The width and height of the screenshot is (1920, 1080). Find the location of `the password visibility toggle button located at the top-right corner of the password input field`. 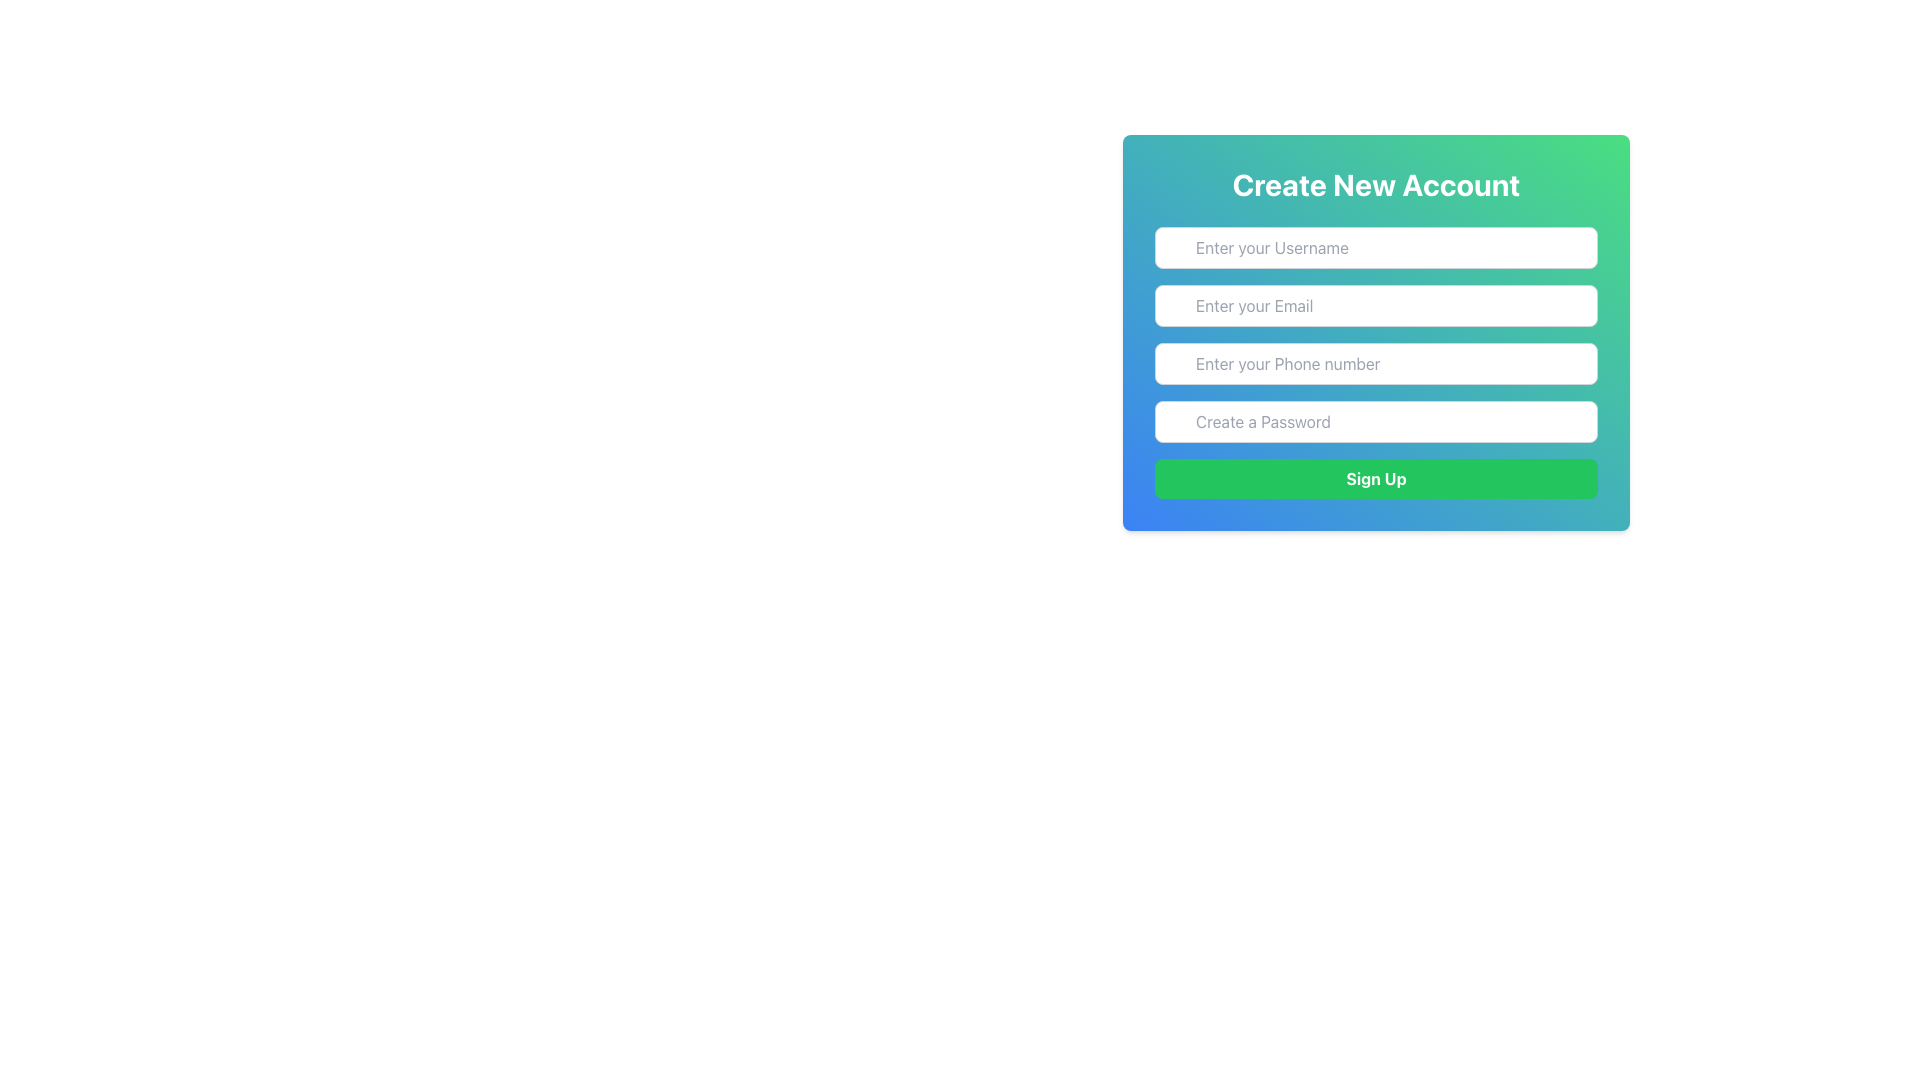

the password visibility toggle button located at the top-right corner of the password input field is located at coordinates (1573, 423).